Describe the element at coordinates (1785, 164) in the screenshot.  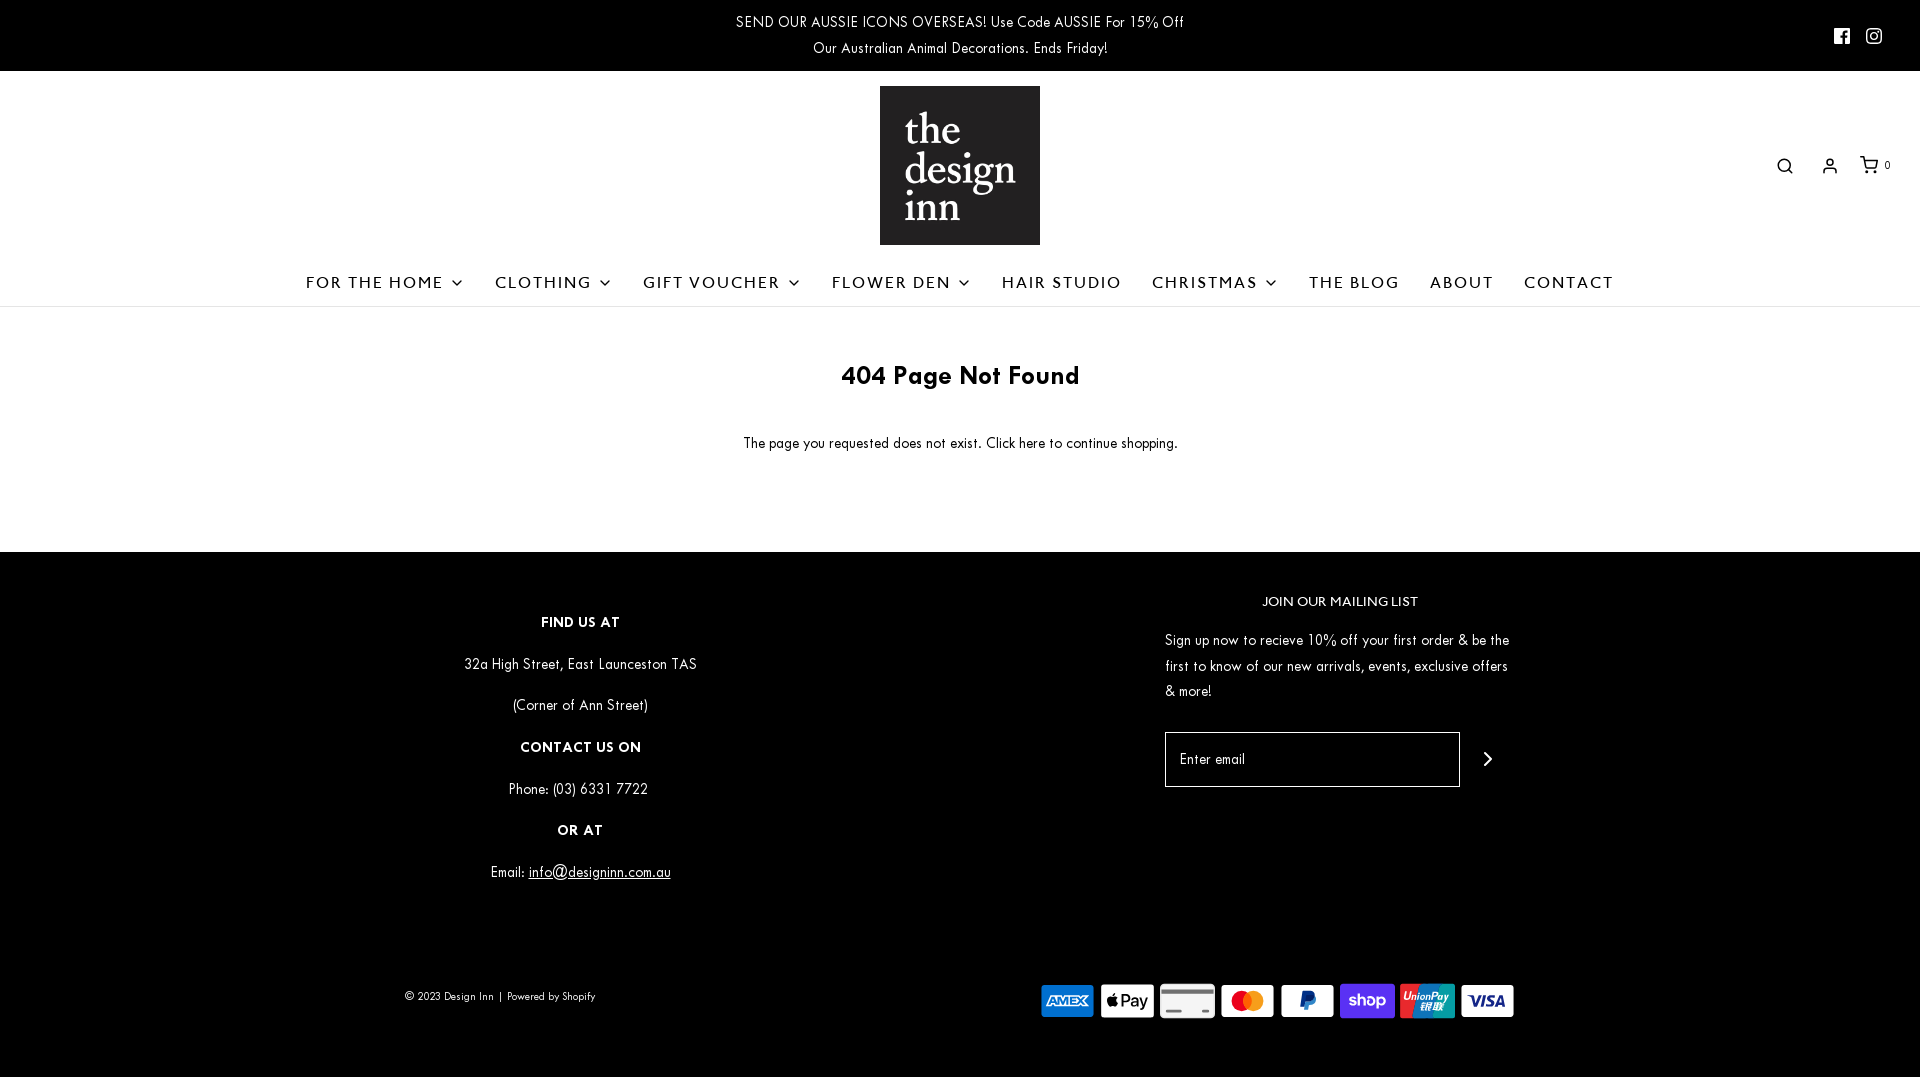
I see `'Search'` at that location.